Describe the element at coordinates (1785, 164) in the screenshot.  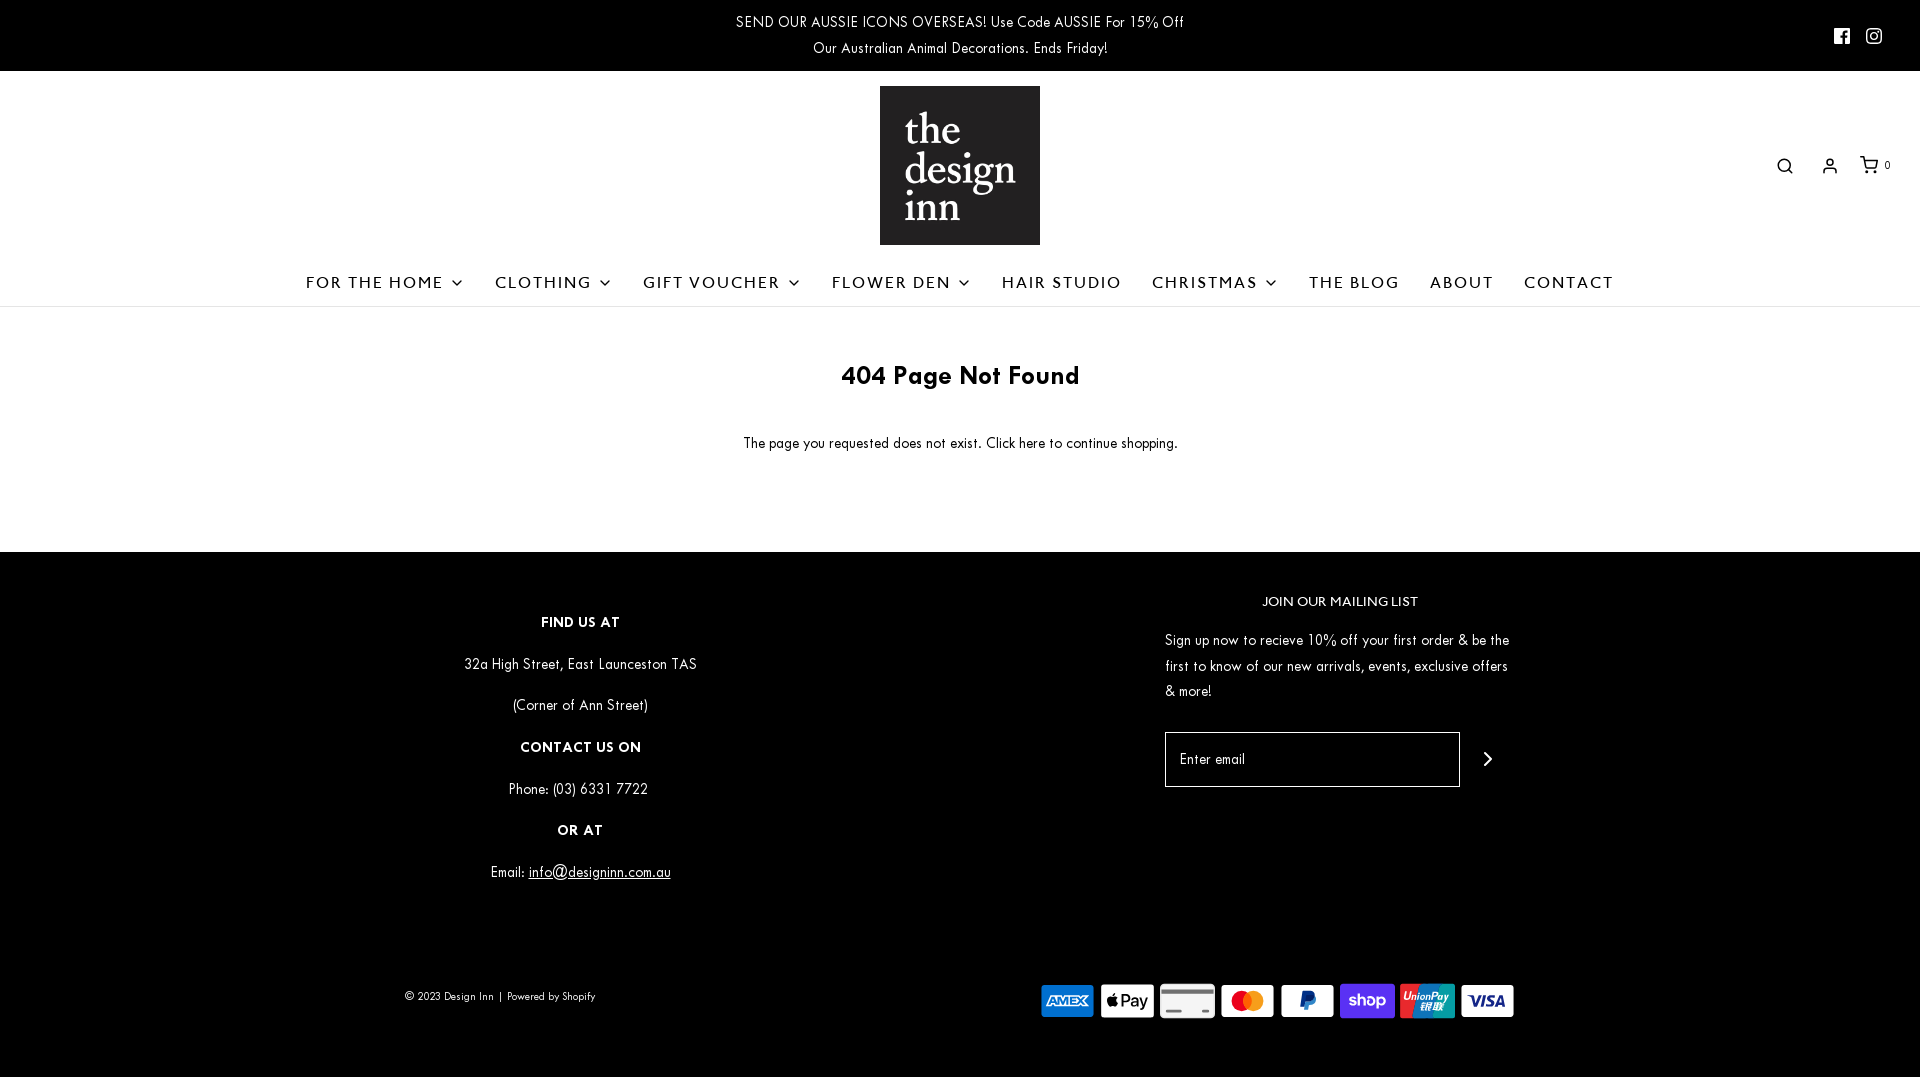
I see `'Search'` at that location.